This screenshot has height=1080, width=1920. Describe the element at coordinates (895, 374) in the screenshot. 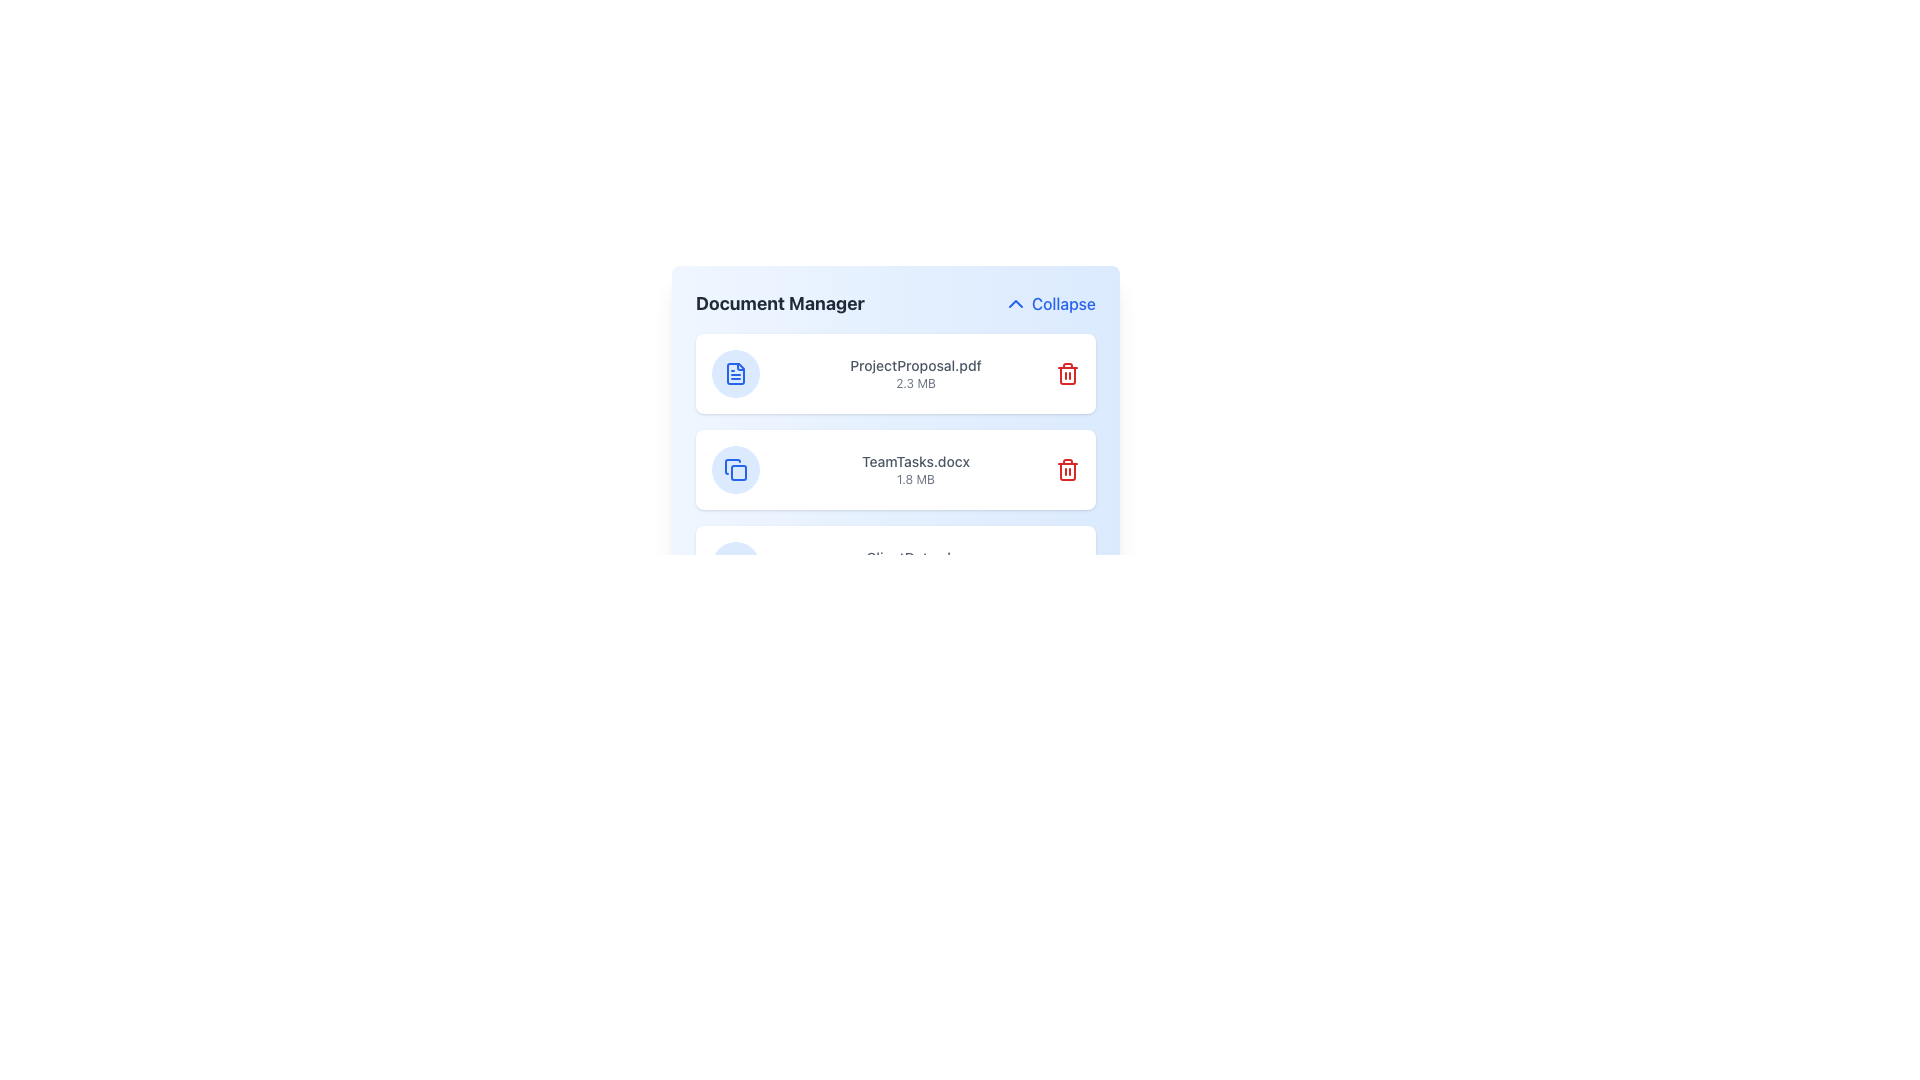

I see `the 'ProjectProposal.pdf' file list item` at that location.